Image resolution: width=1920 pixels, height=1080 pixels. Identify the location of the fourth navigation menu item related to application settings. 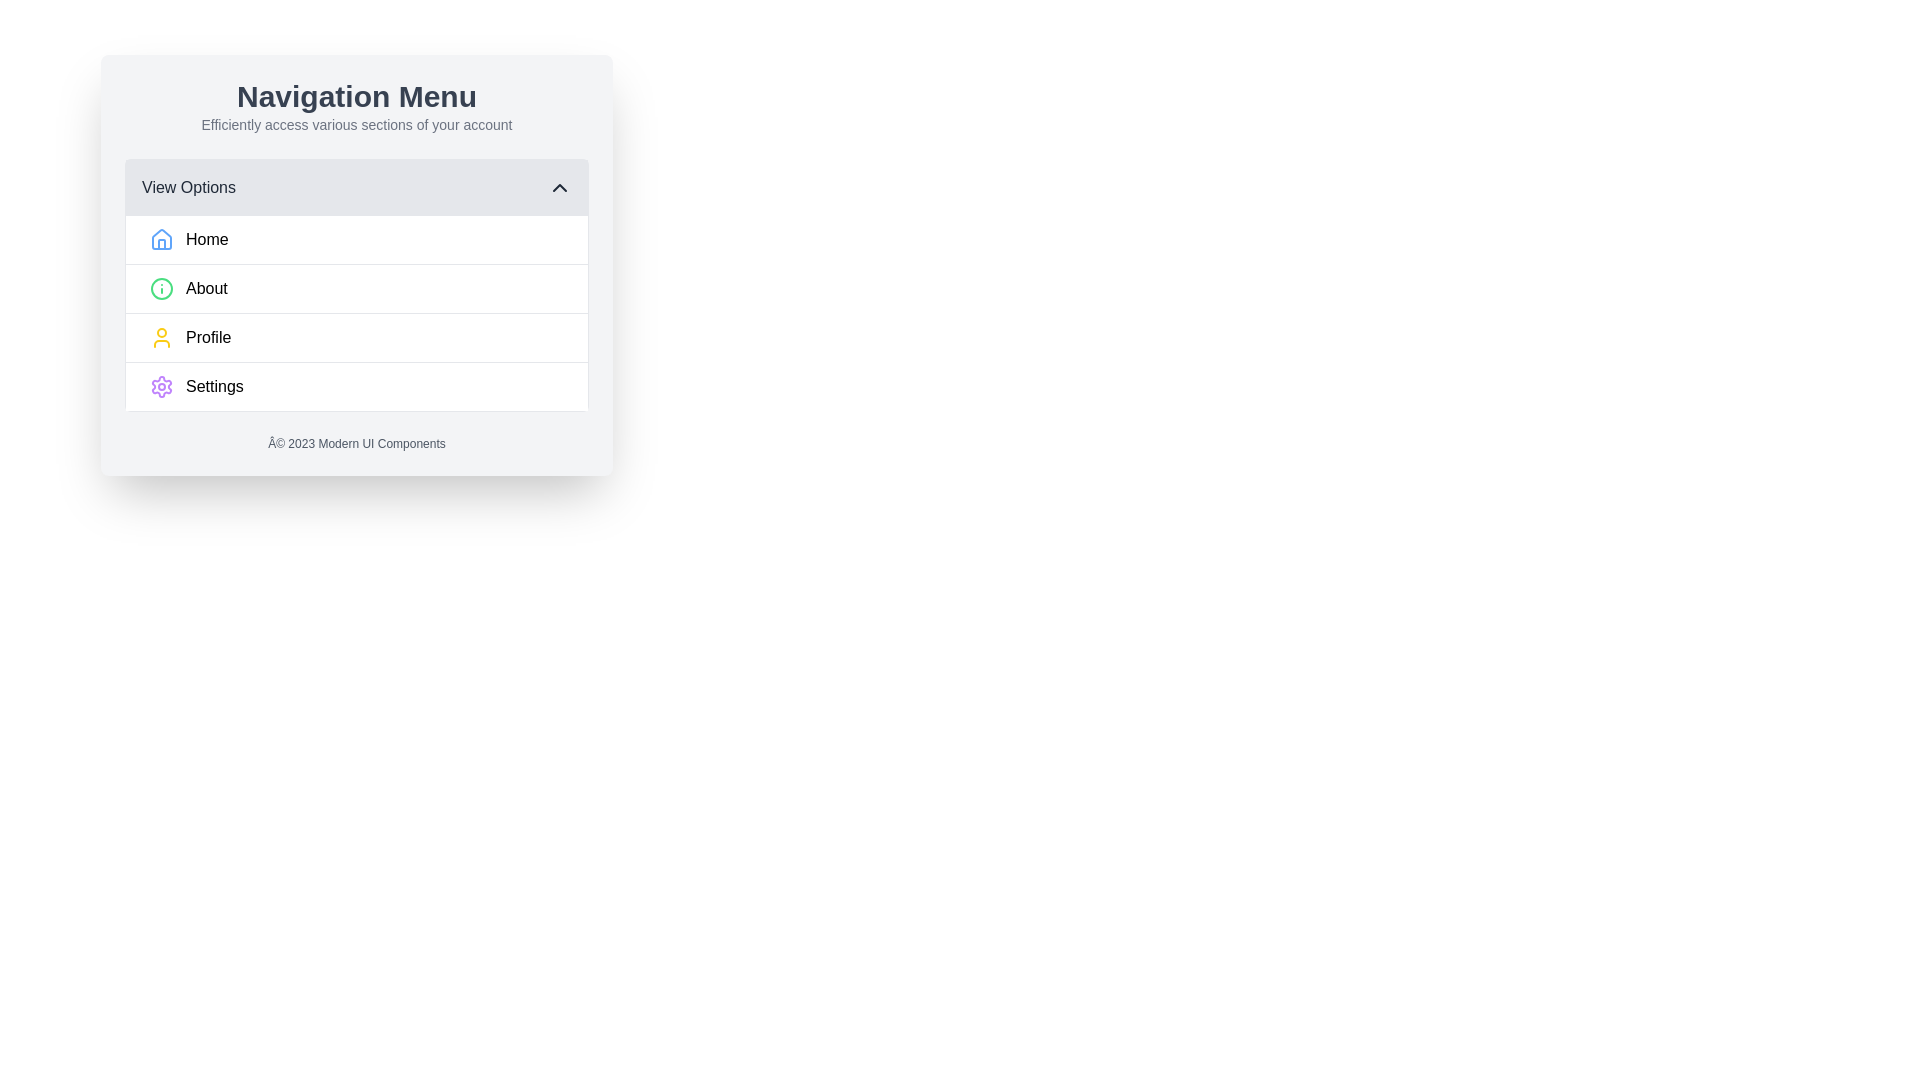
(356, 386).